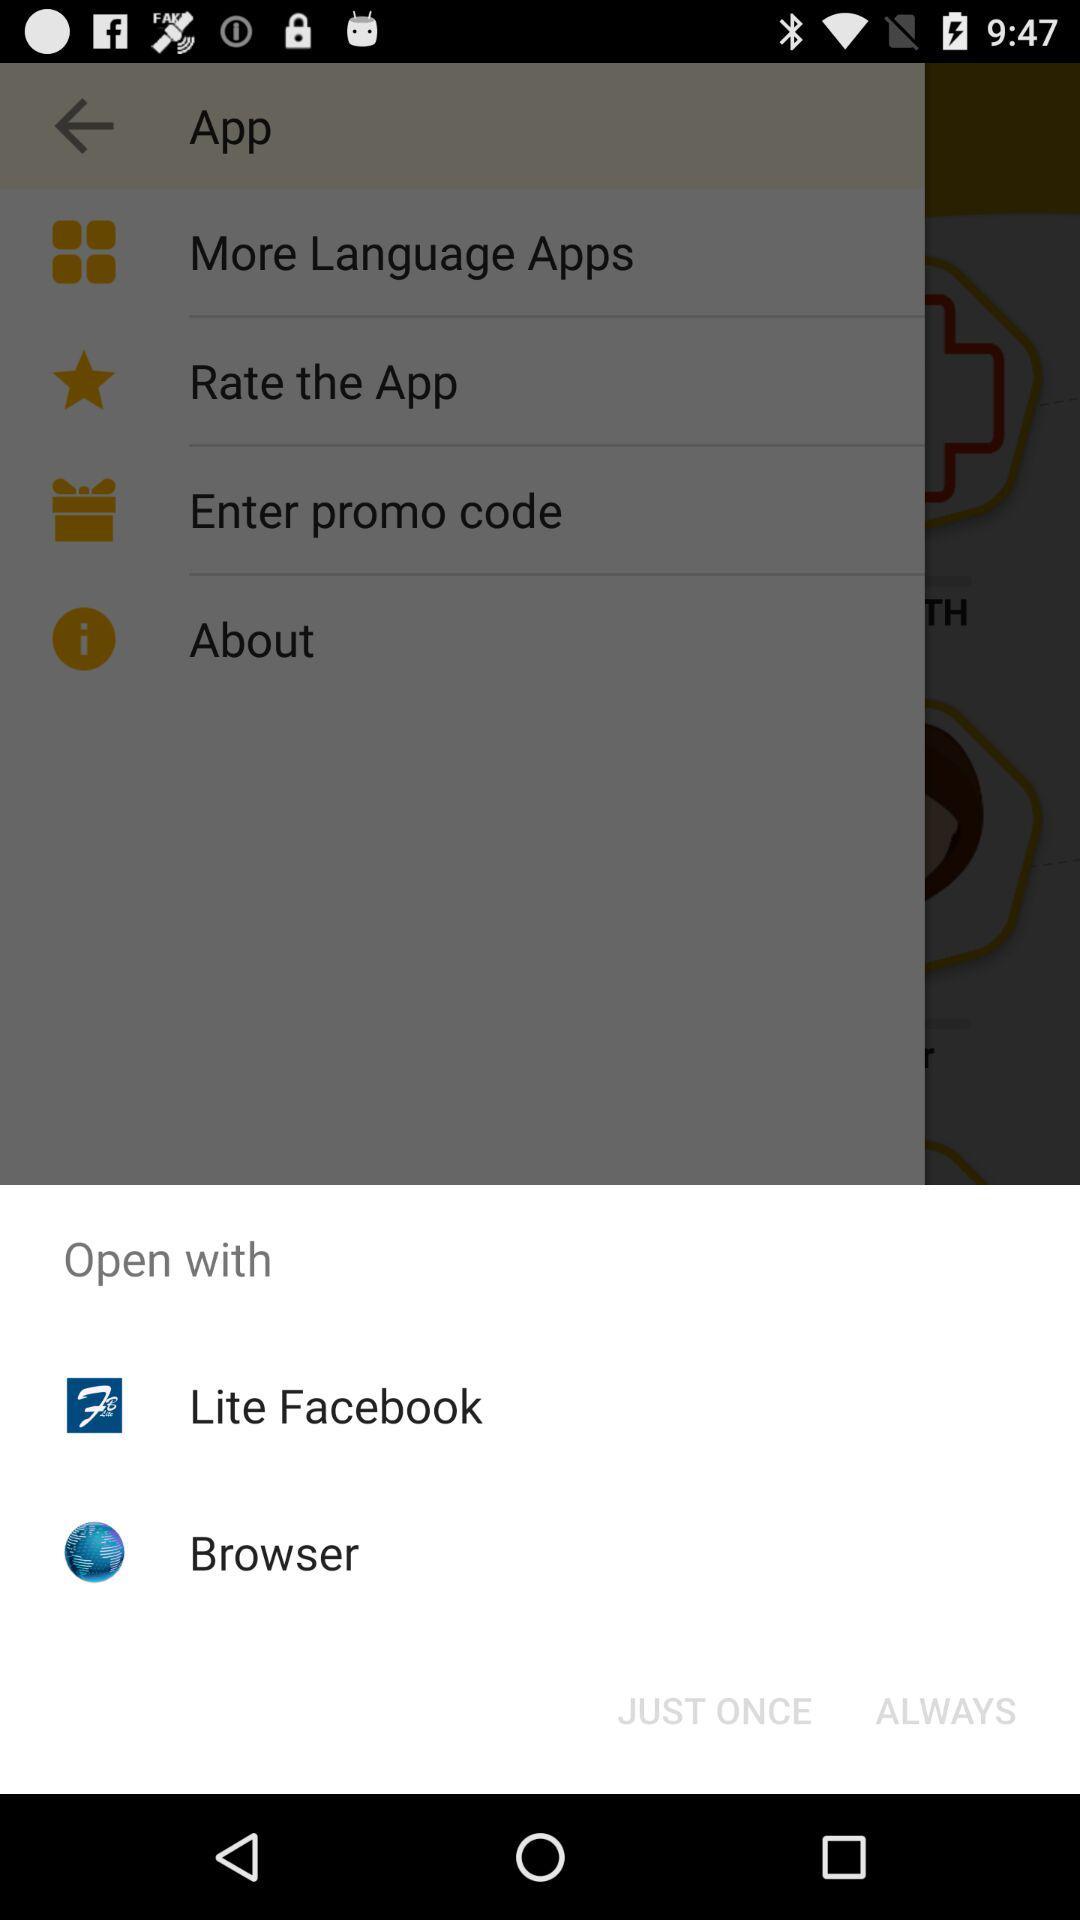 This screenshot has height=1920, width=1080. What do you see at coordinates (274, 1551) in the screenshot?
I see `the browser icon` at bounding box center [274, 1551].